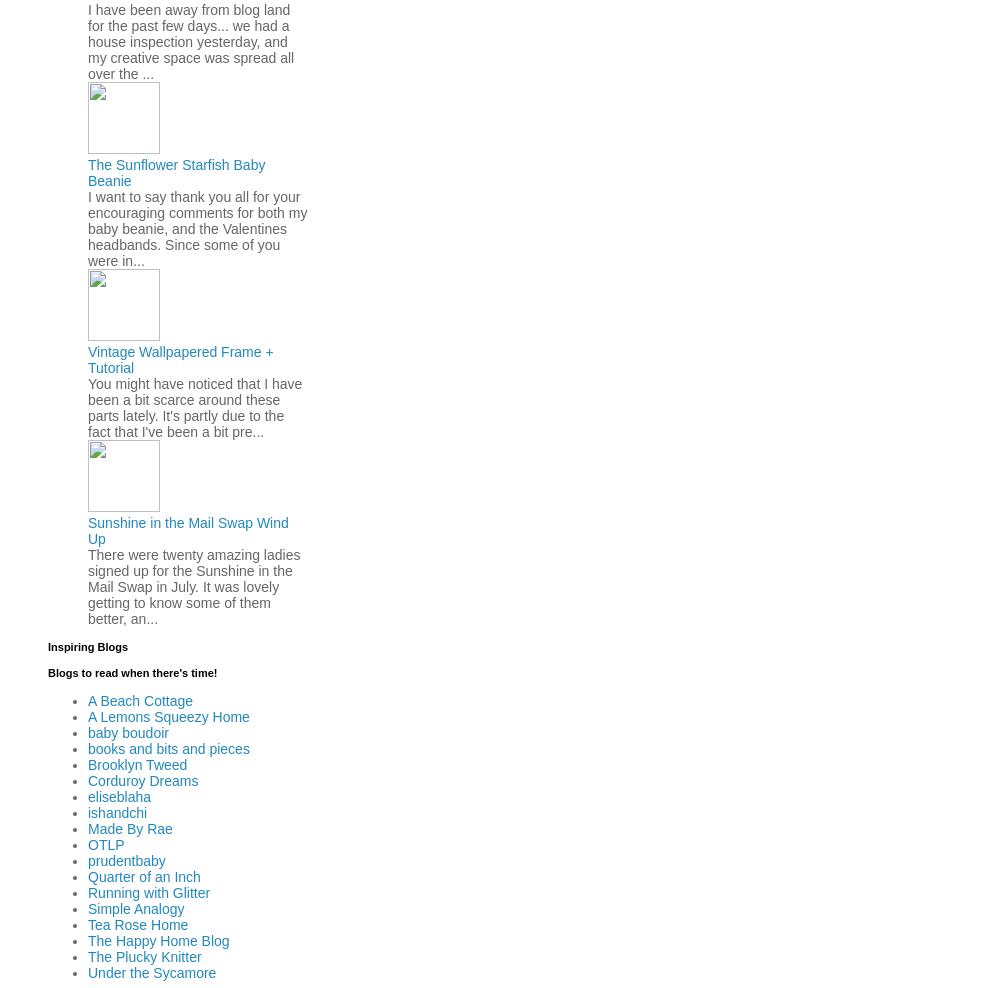 Image resolution: width=1008 pixels, height=988 pixels. Describe the element at coordinates (87, 828) in the screenshot. I see `'Made By Rae'` at that location.